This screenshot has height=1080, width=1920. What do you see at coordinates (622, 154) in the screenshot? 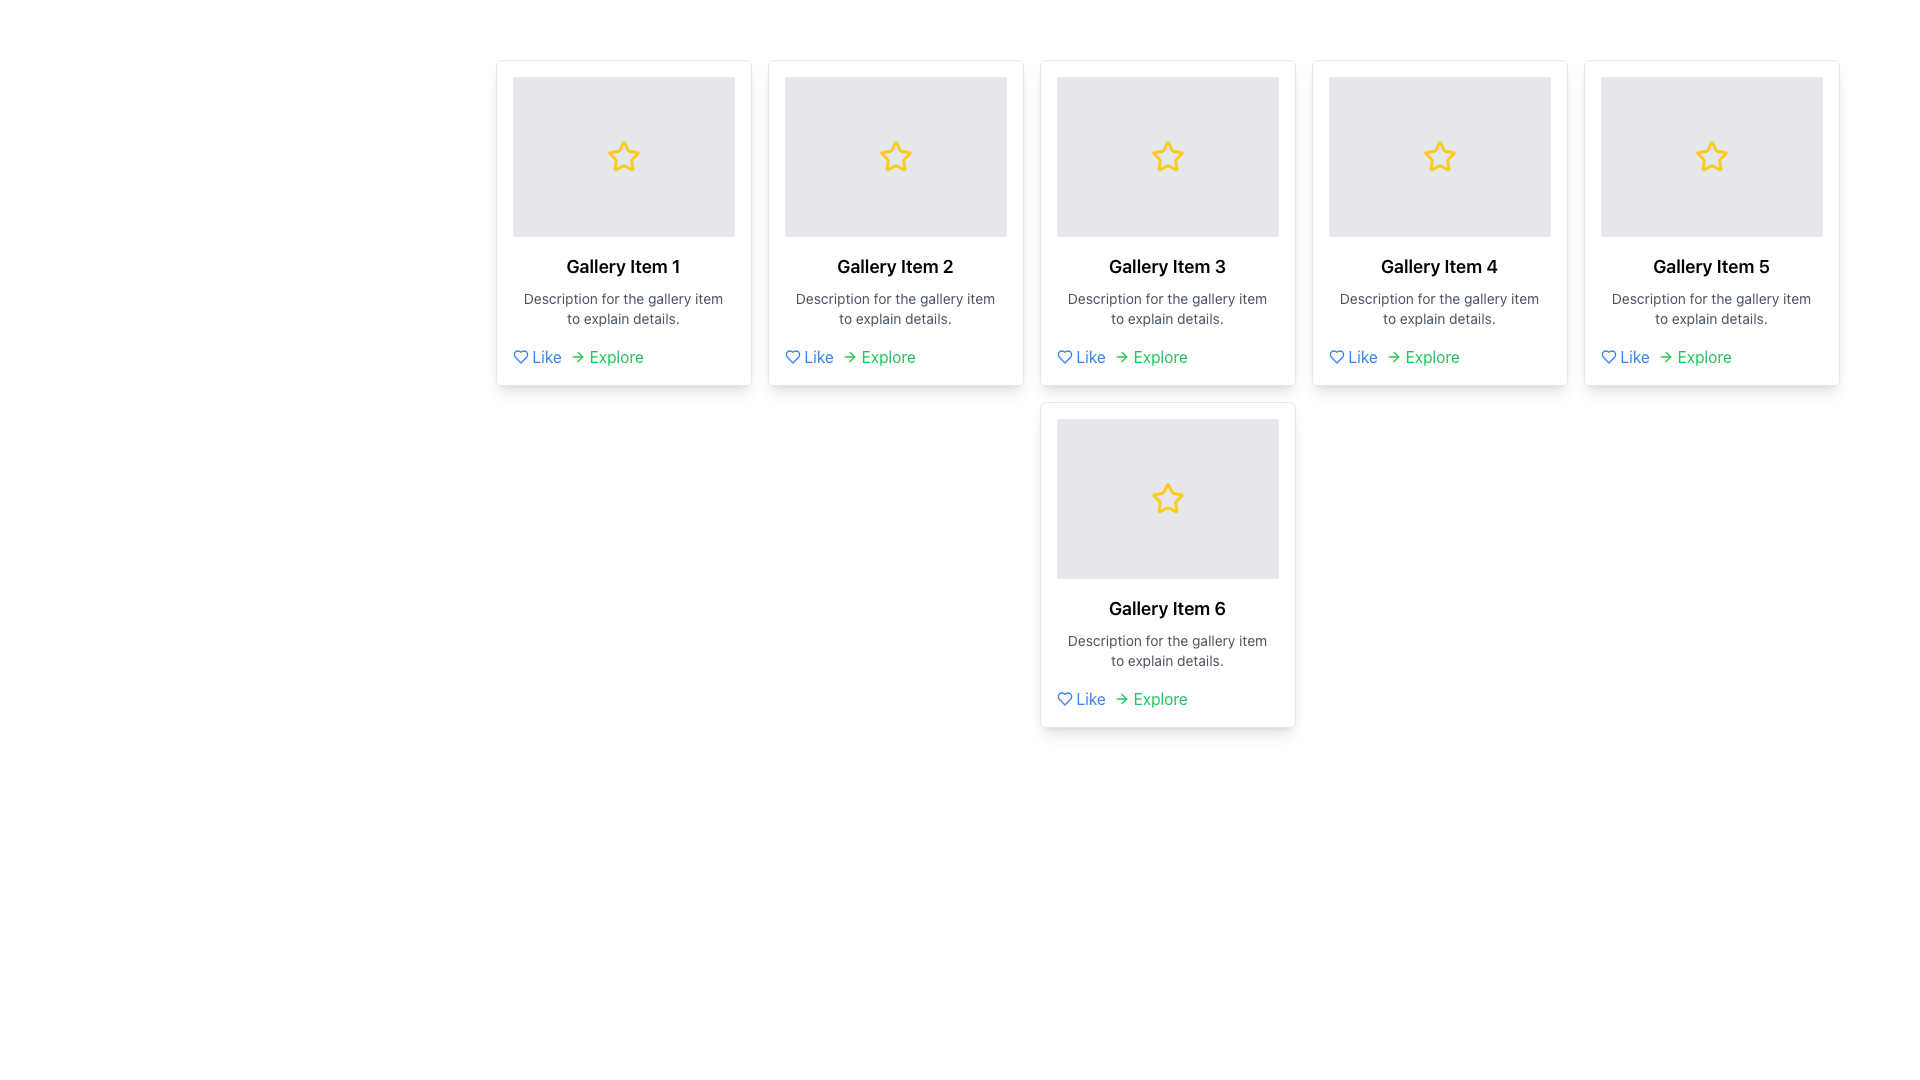
I see `the star icon located in the top visual area of 'Gallery Item 1', which is a five-point star with yellow outlines and a transparent interior` at bounding box center [622, 154].